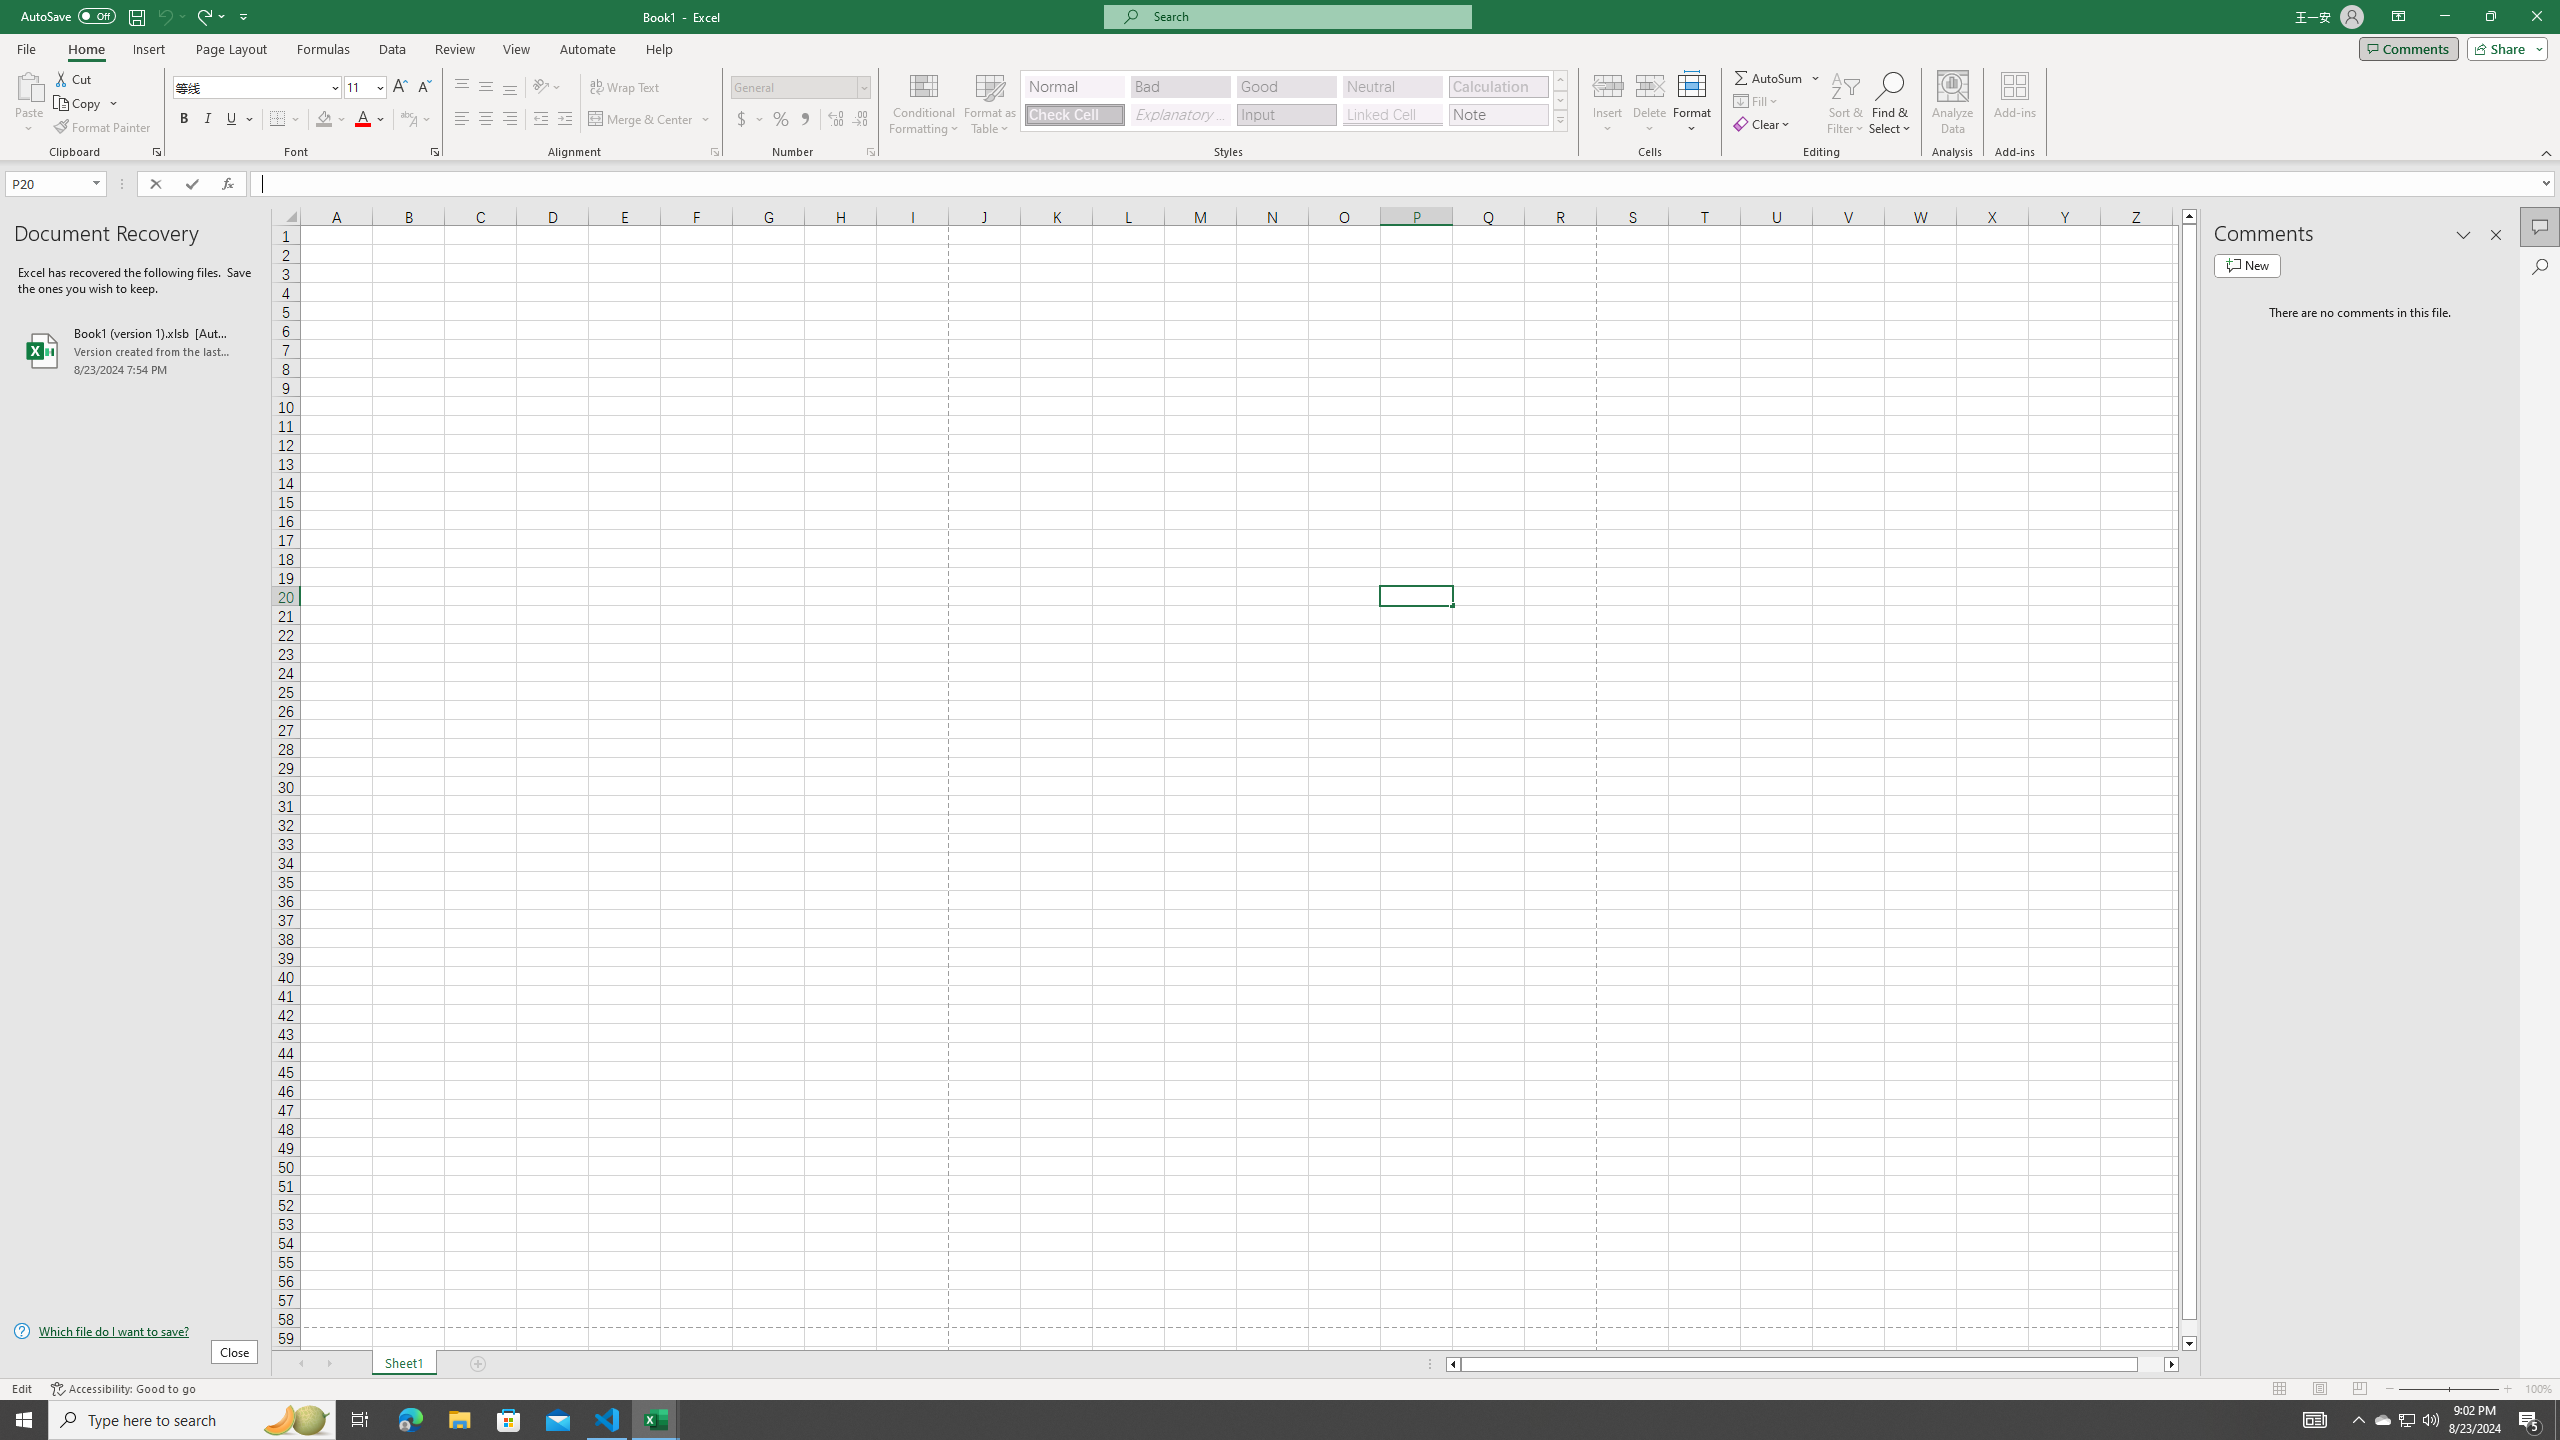 The width and height of the screenshot is (2560, 1440). Describe the element at coordinates (322, 118) in the screenshot. I see `'Fill Color RGB(255, 255, 0)'` at that location.